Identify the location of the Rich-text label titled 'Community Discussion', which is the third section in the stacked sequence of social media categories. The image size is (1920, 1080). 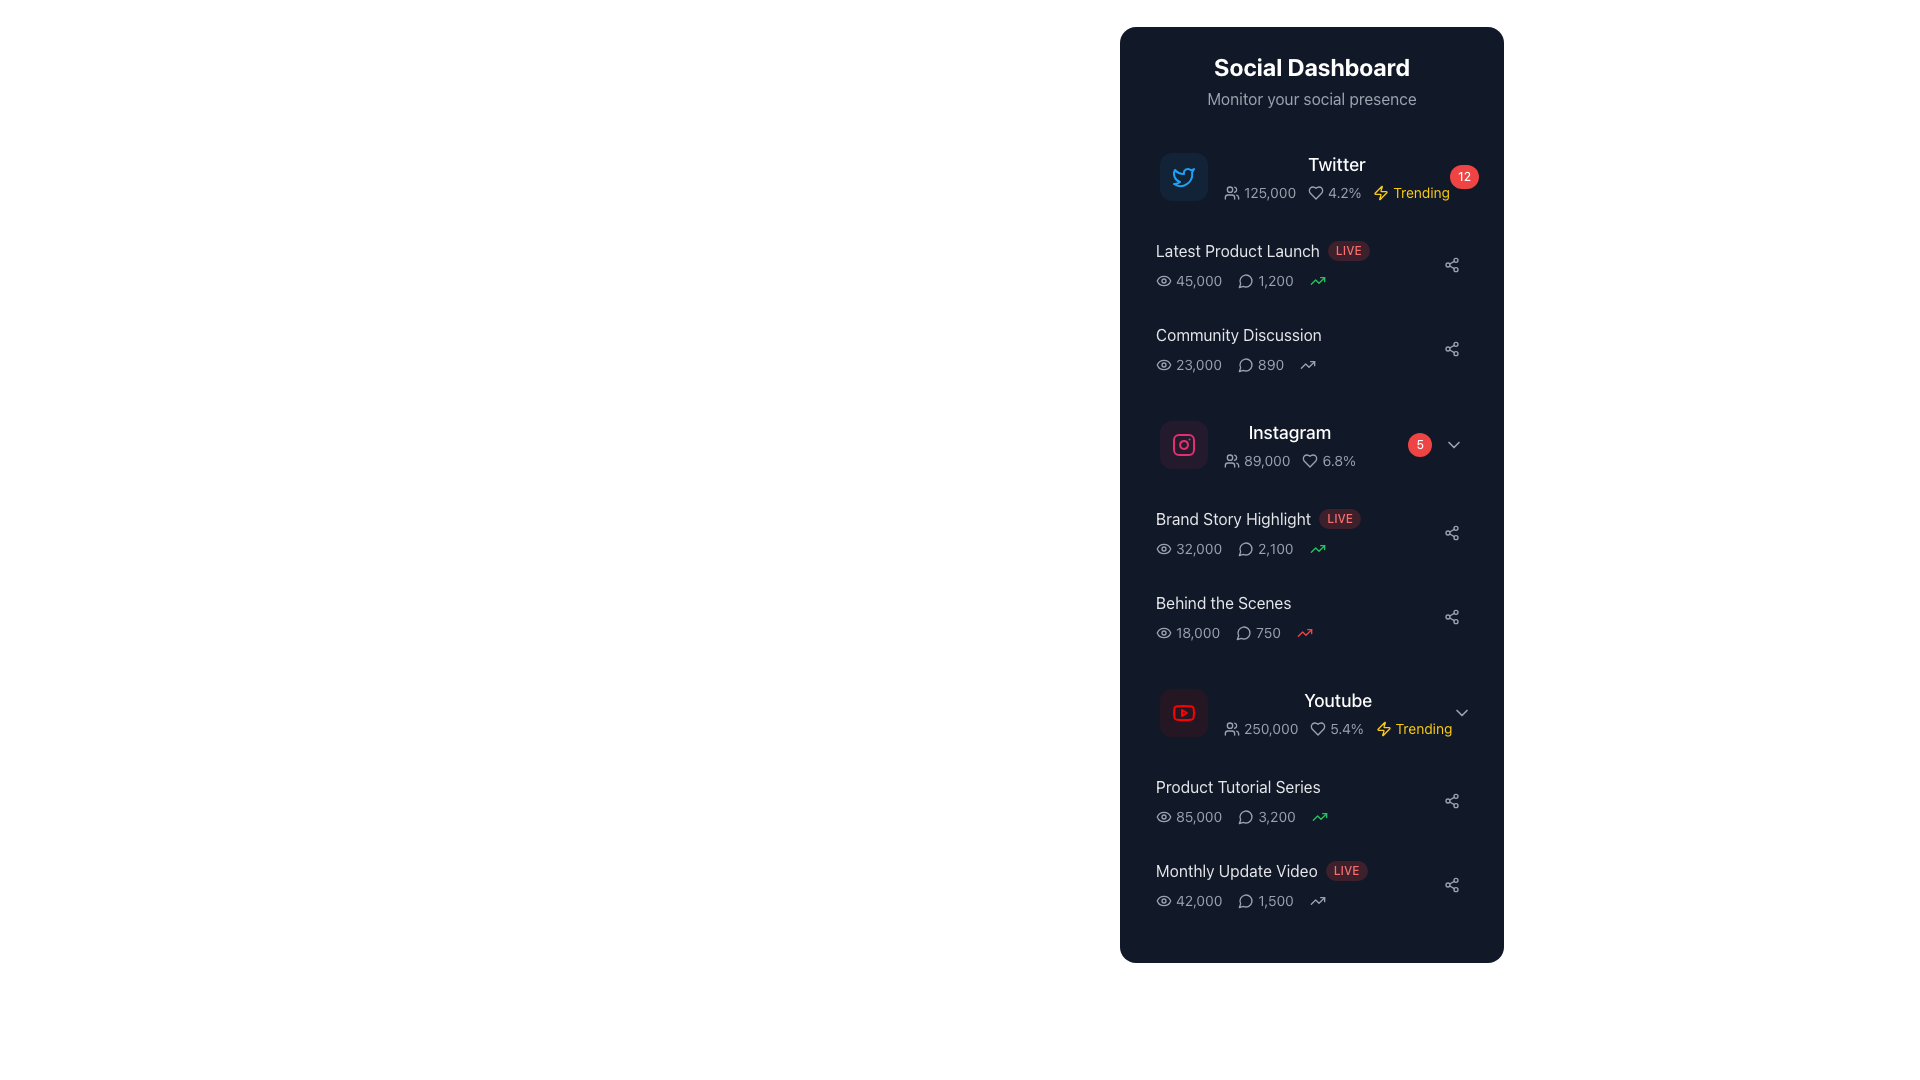
(1296, 347).